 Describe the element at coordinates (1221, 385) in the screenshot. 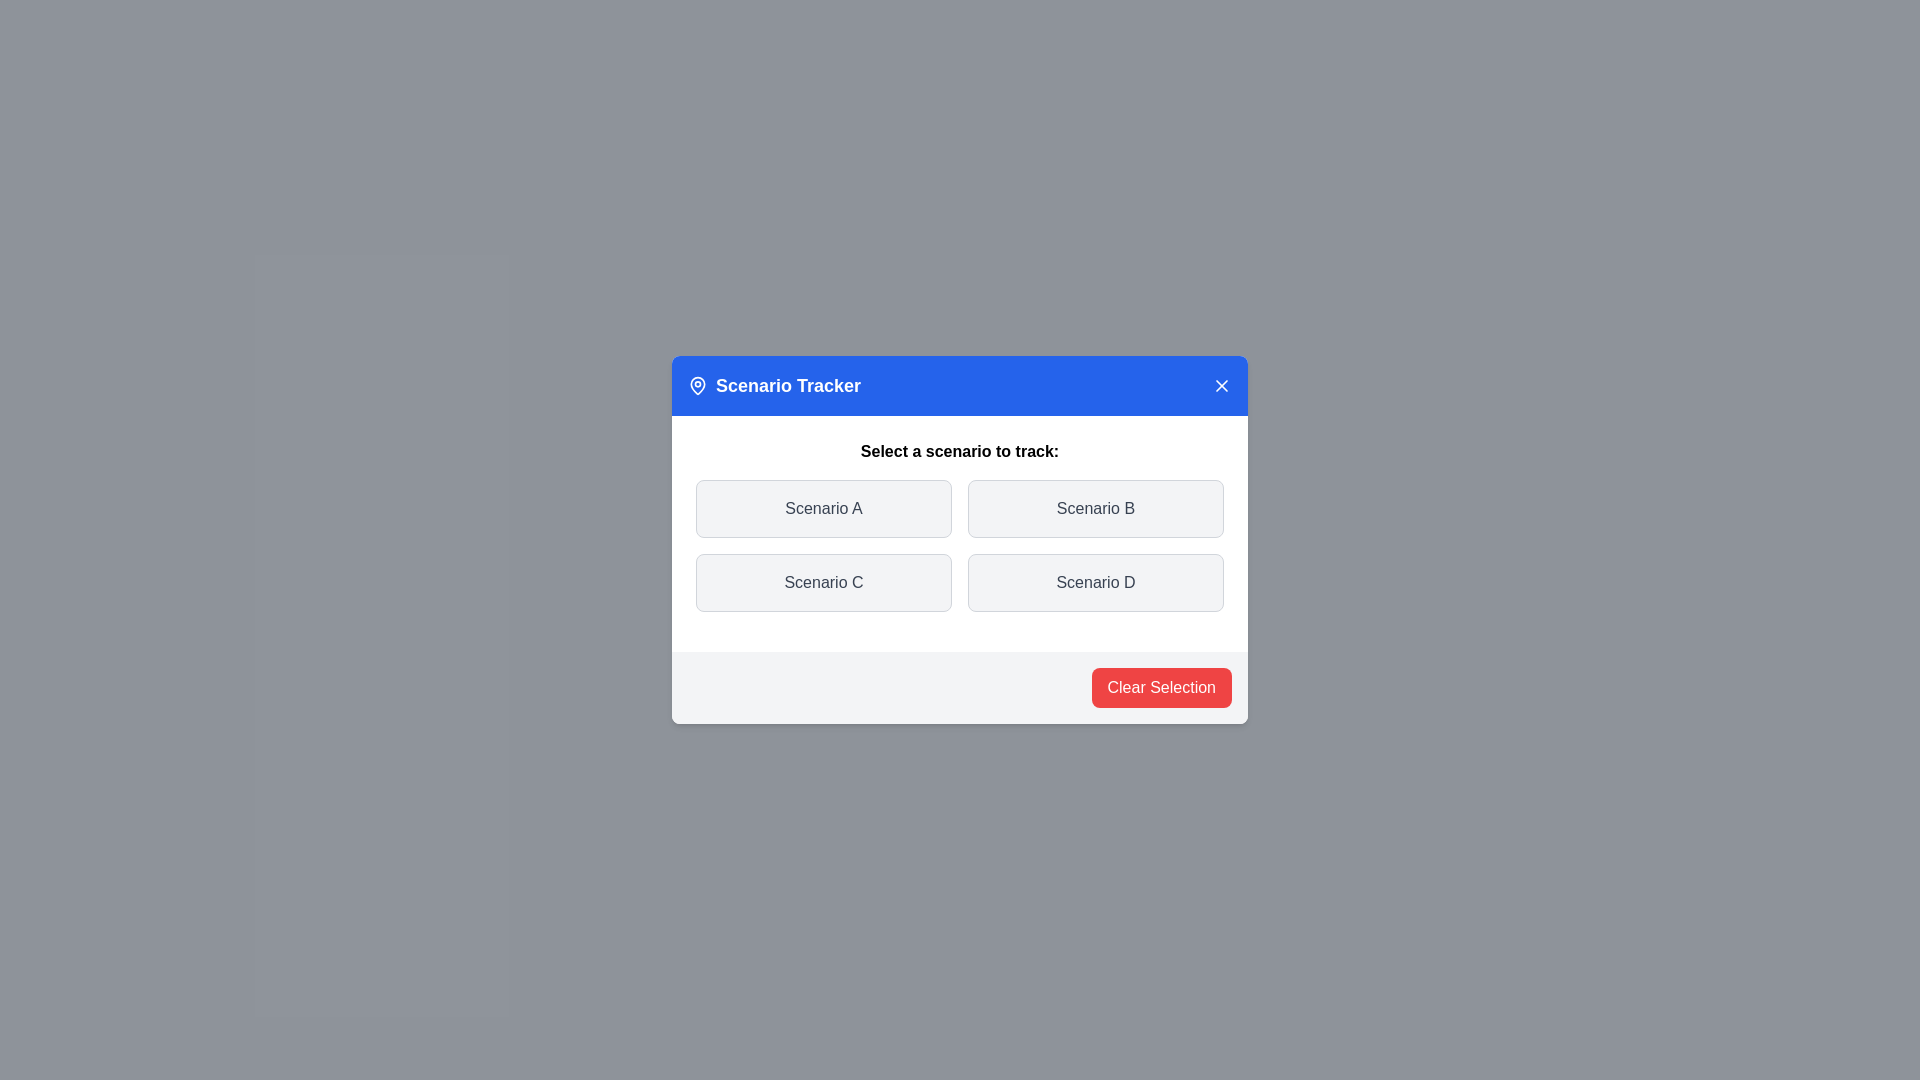

I see `the close button to close the dialog` at that location.